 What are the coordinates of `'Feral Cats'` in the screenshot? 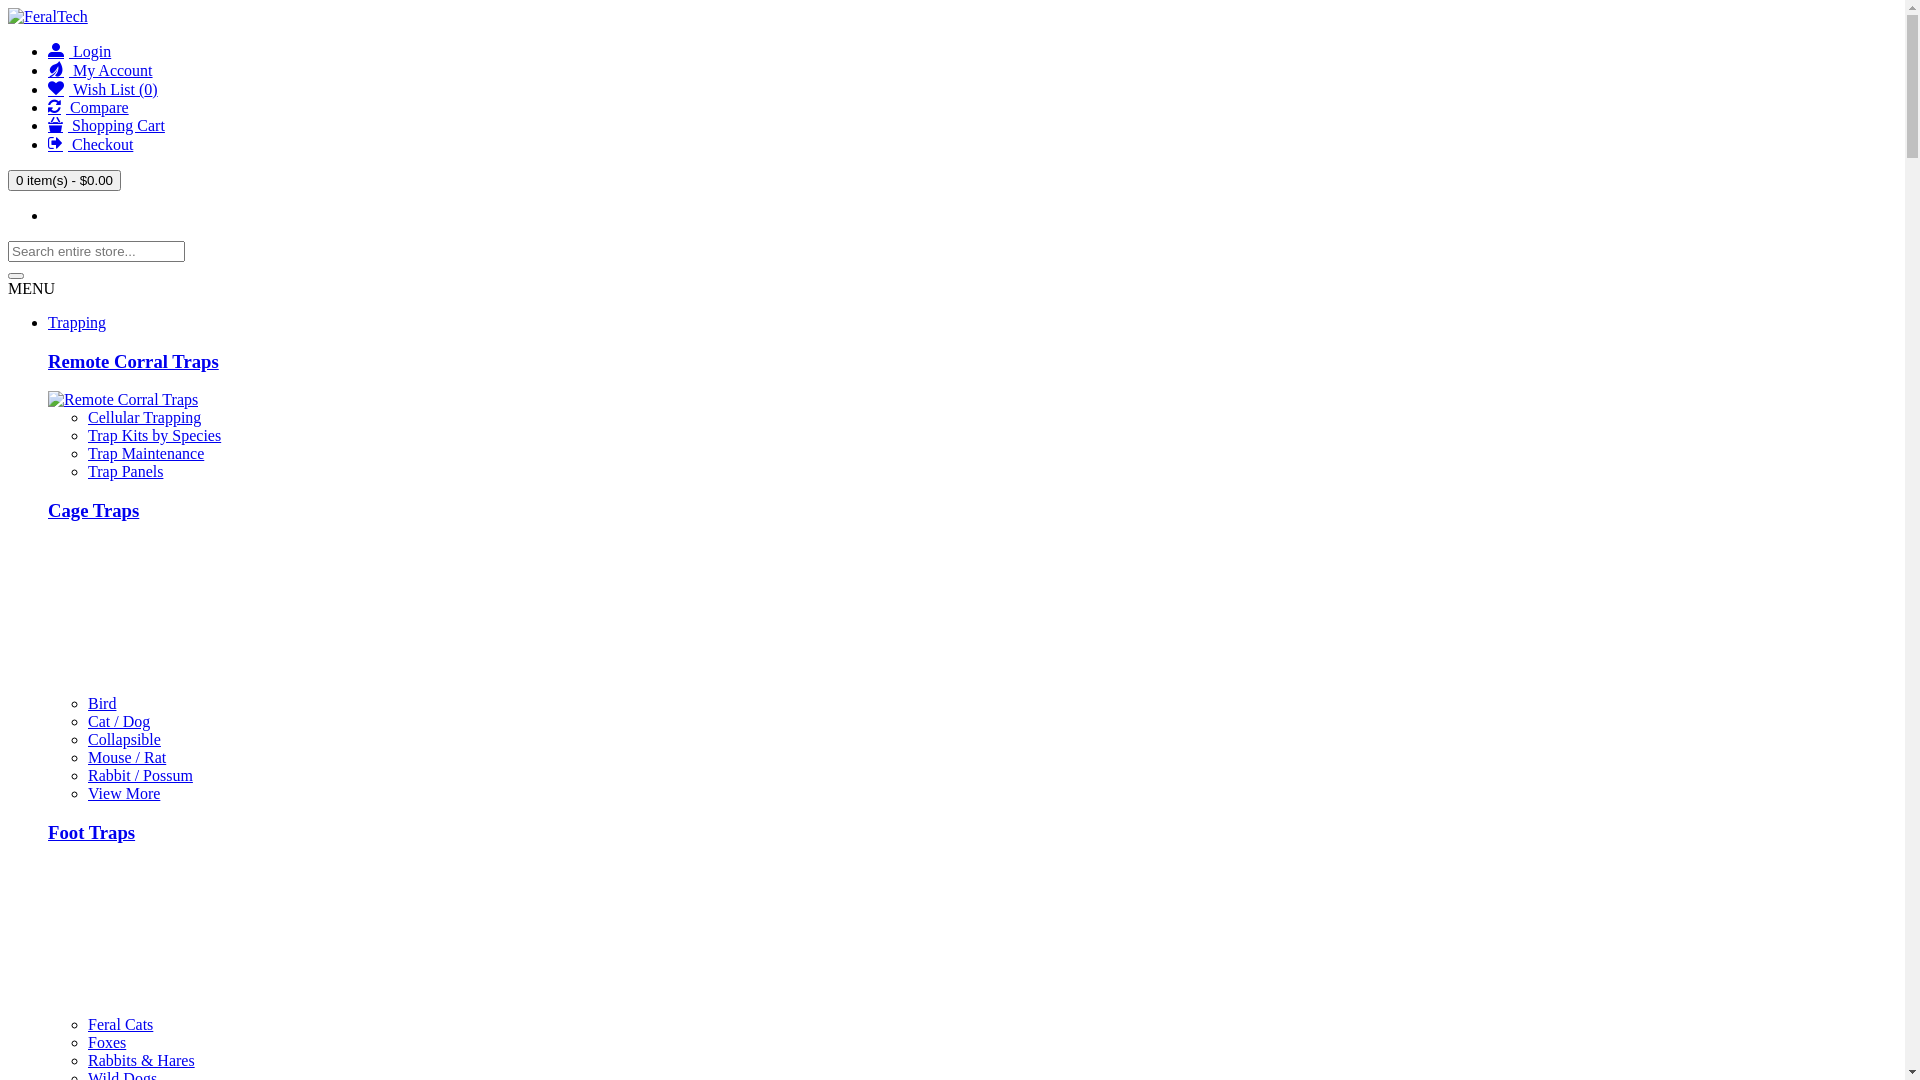 It's located at (86, 1024).